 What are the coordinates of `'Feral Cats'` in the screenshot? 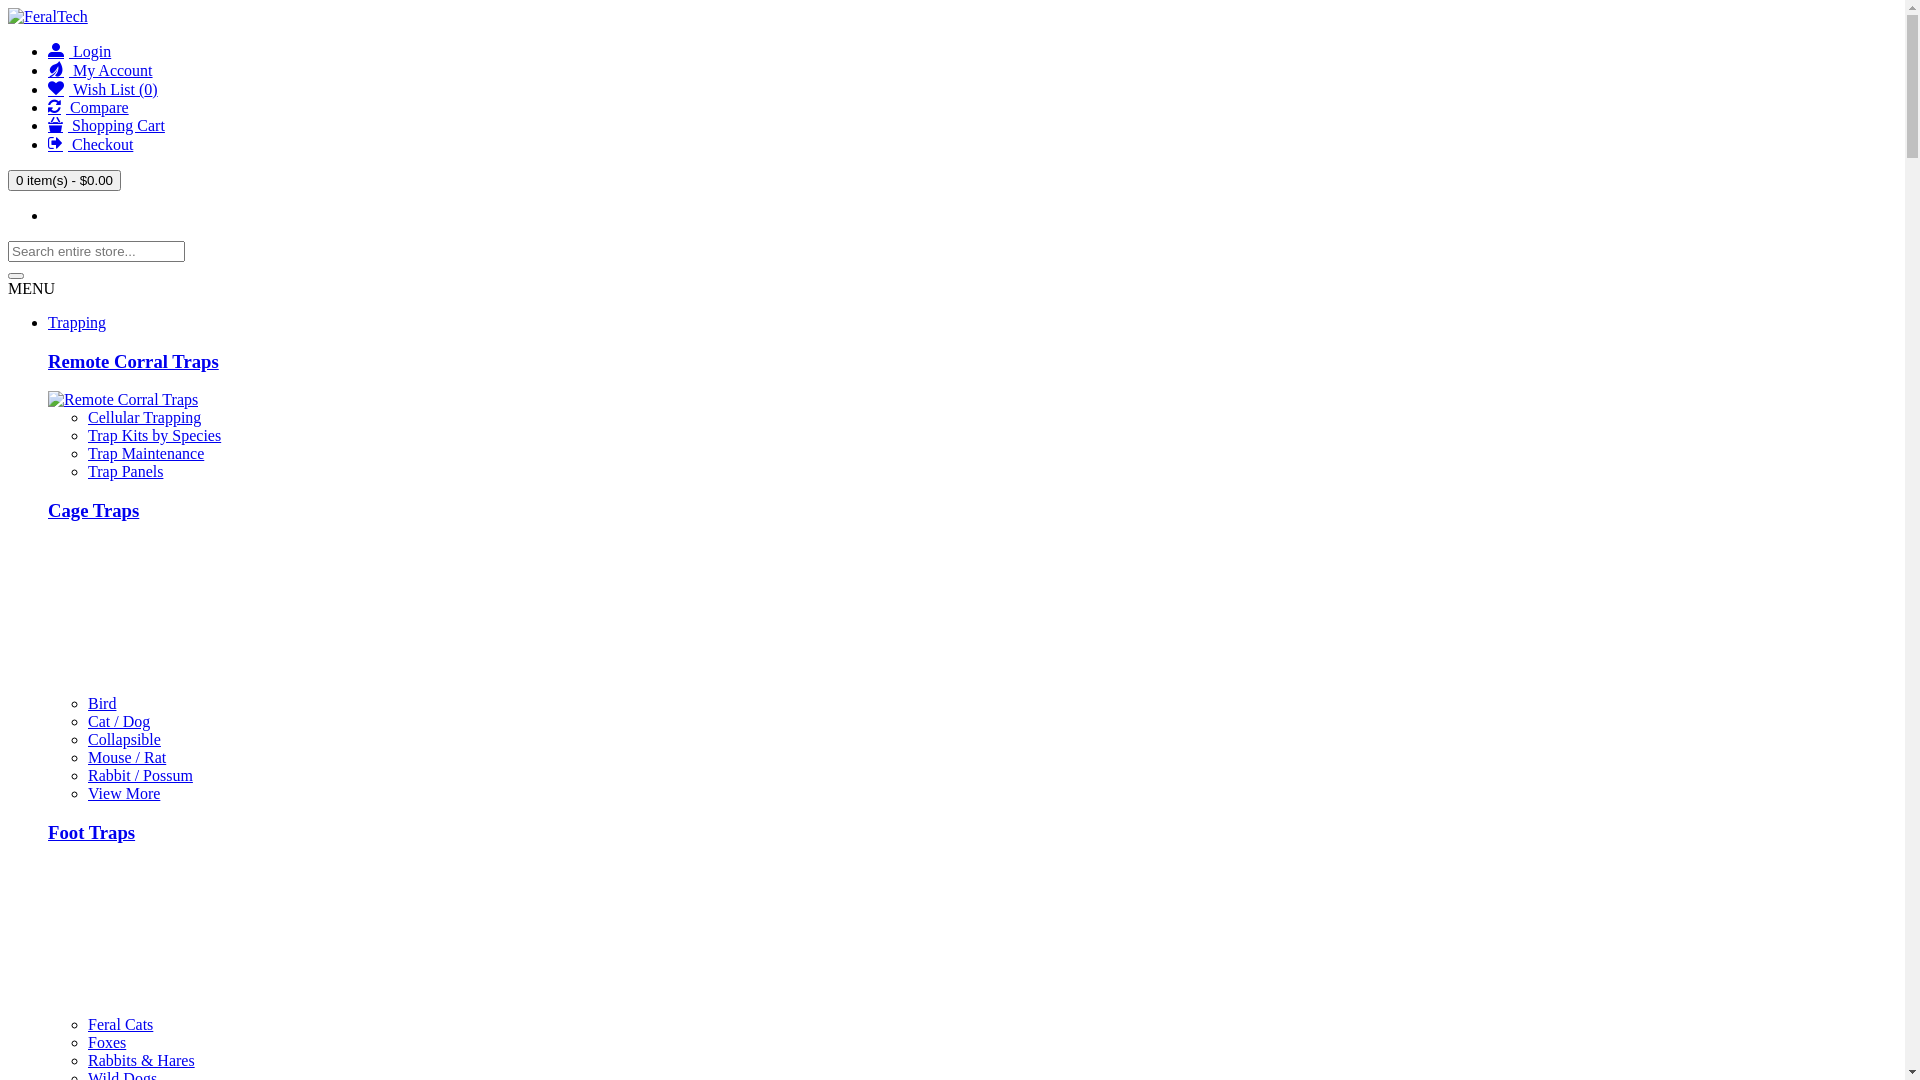 It's located at (86, 1024).